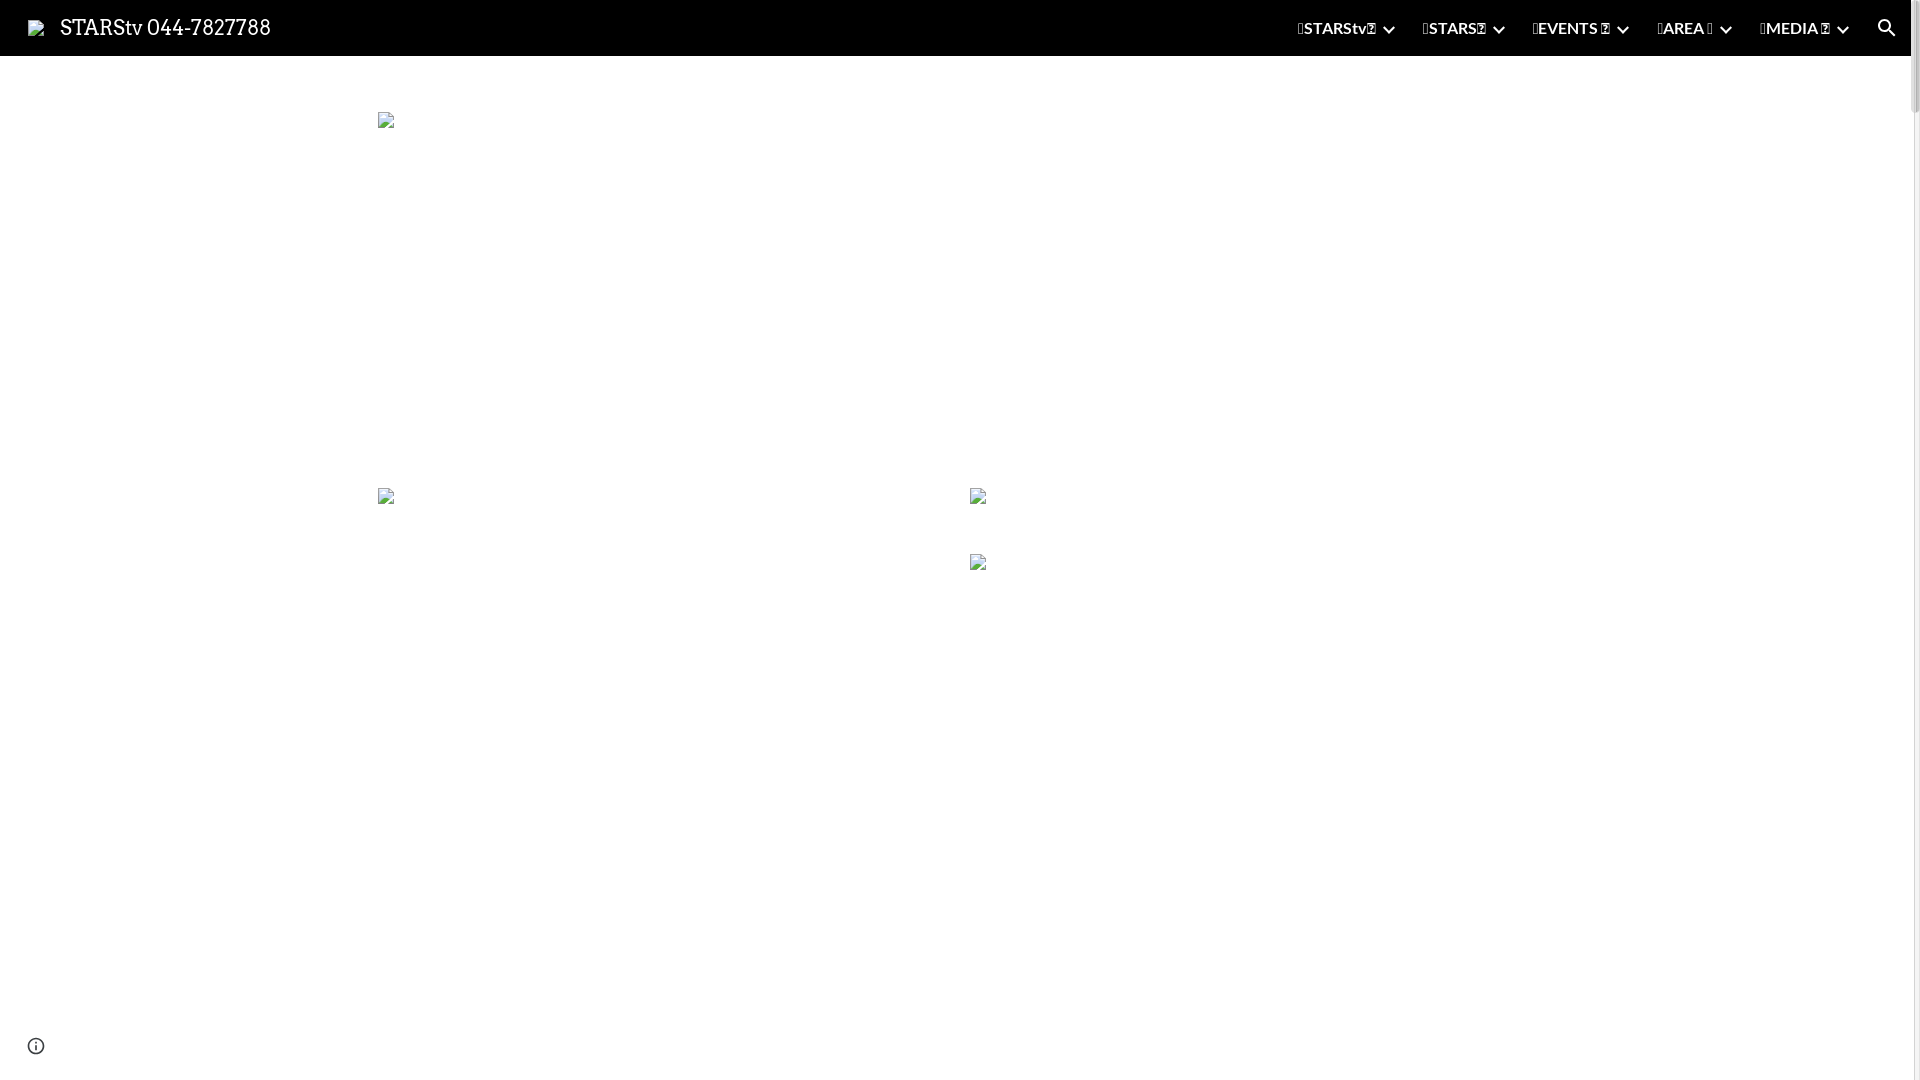 The height and width of the screenshot is (1080, 1920). Describe the element at coordinates (1622, 27) in the screenshot. I see `'Expand/Collapse'` at that location.